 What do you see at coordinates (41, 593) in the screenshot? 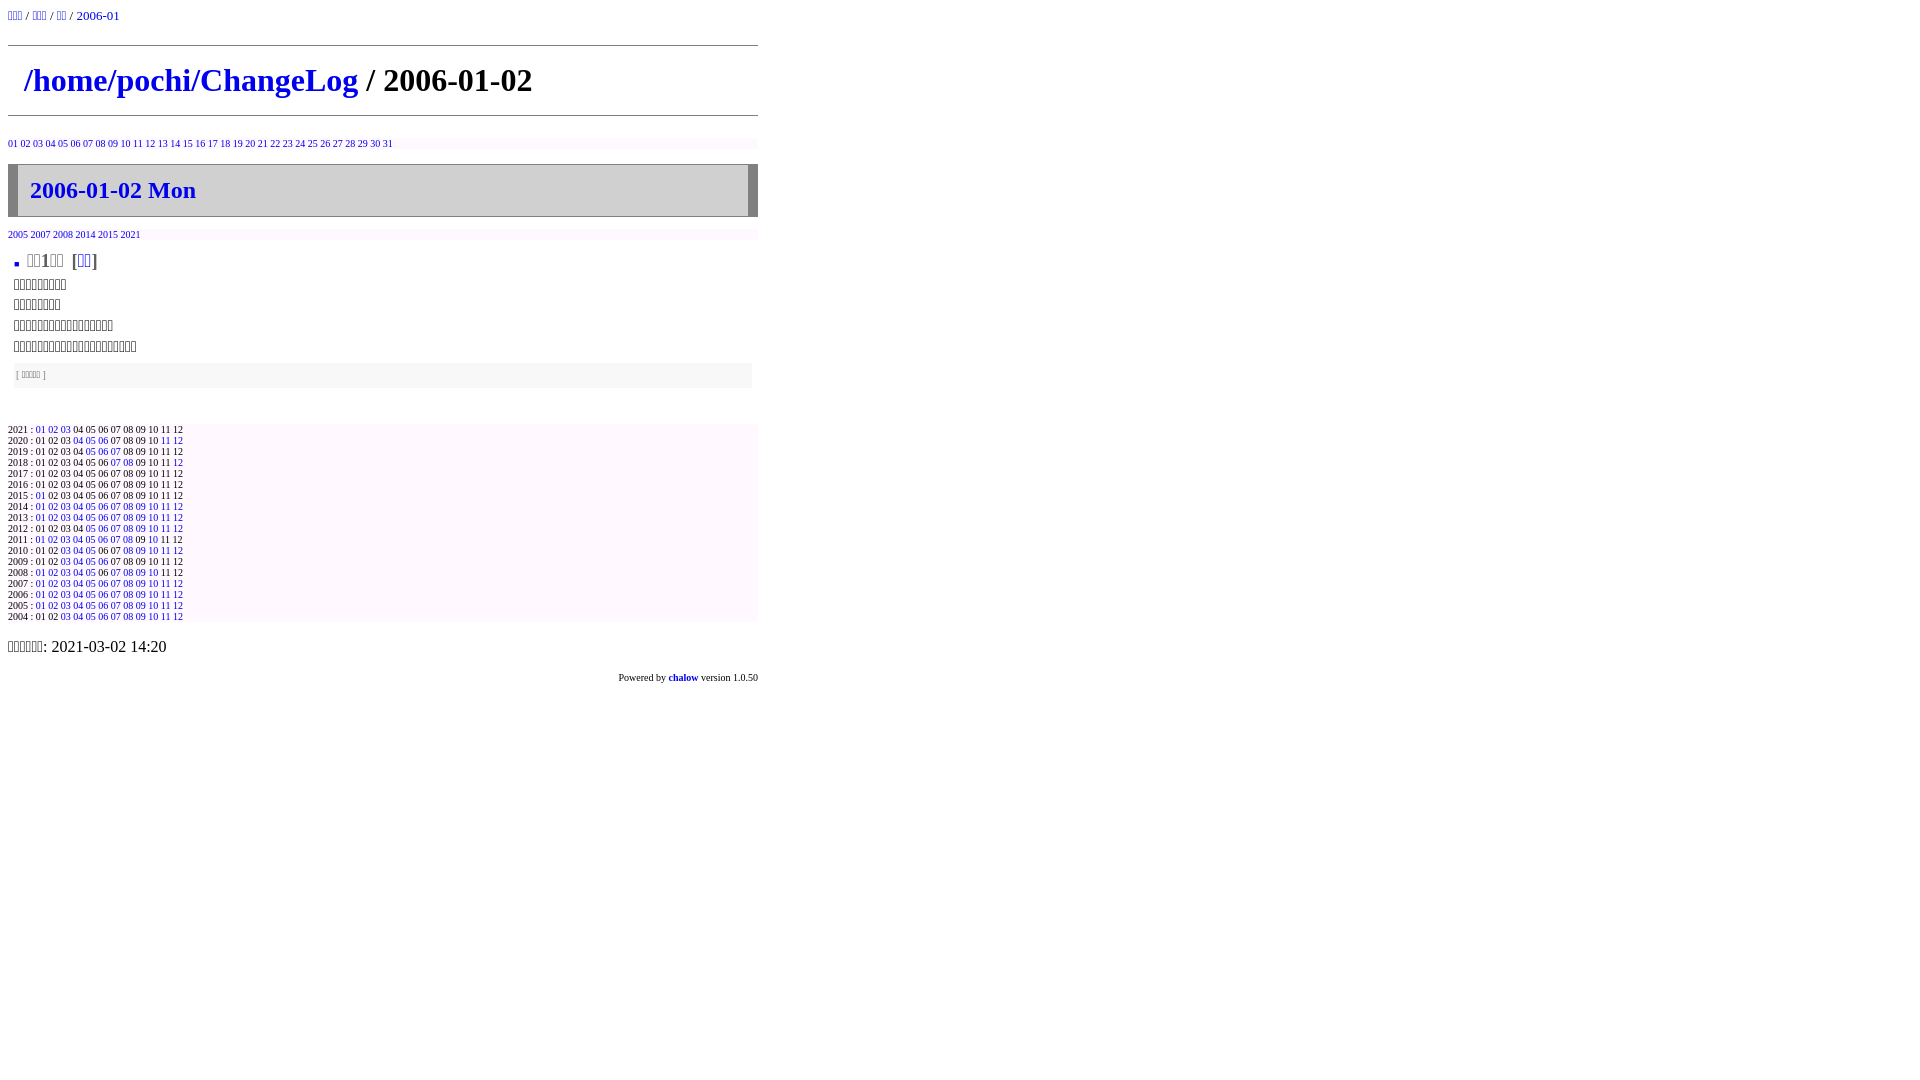
I see `'01'` at bounding box center [41, 593].